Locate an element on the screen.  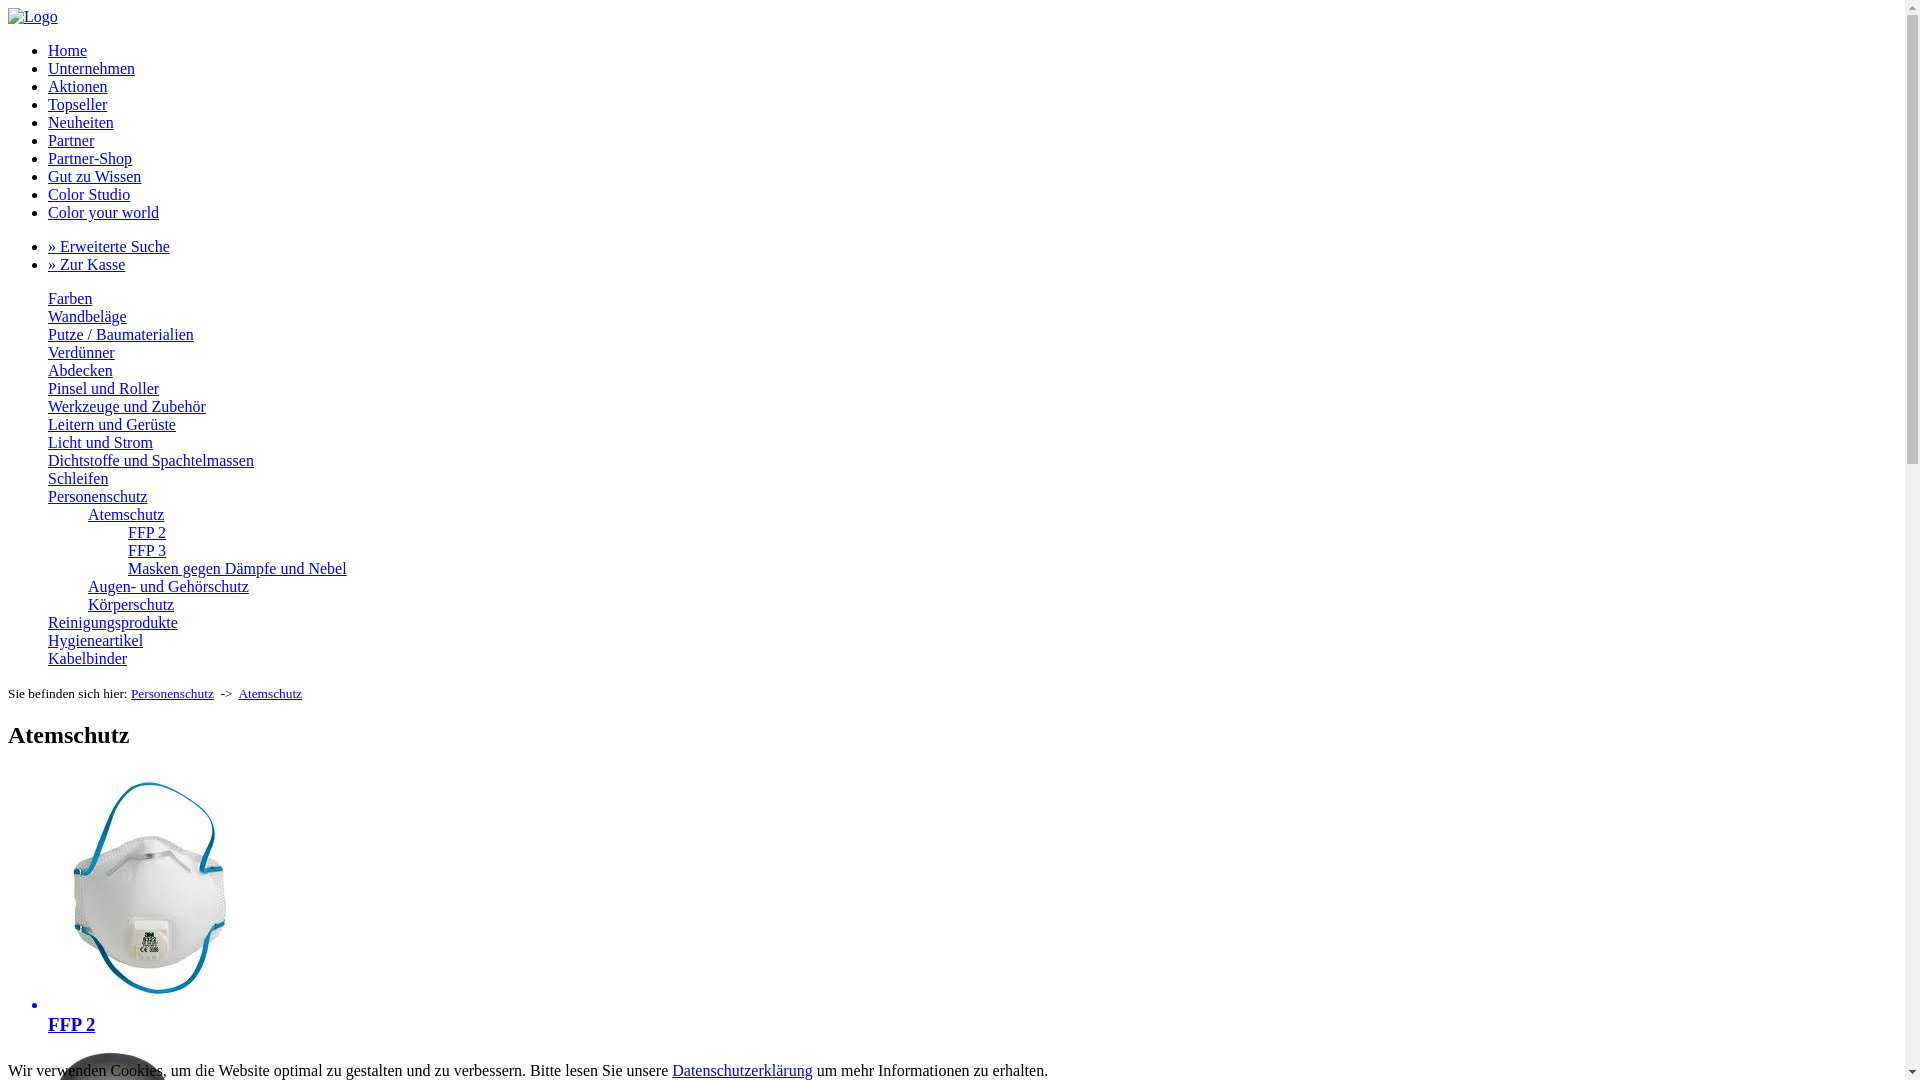
'Hygieneartikel' is located at coordinates (94, 640).